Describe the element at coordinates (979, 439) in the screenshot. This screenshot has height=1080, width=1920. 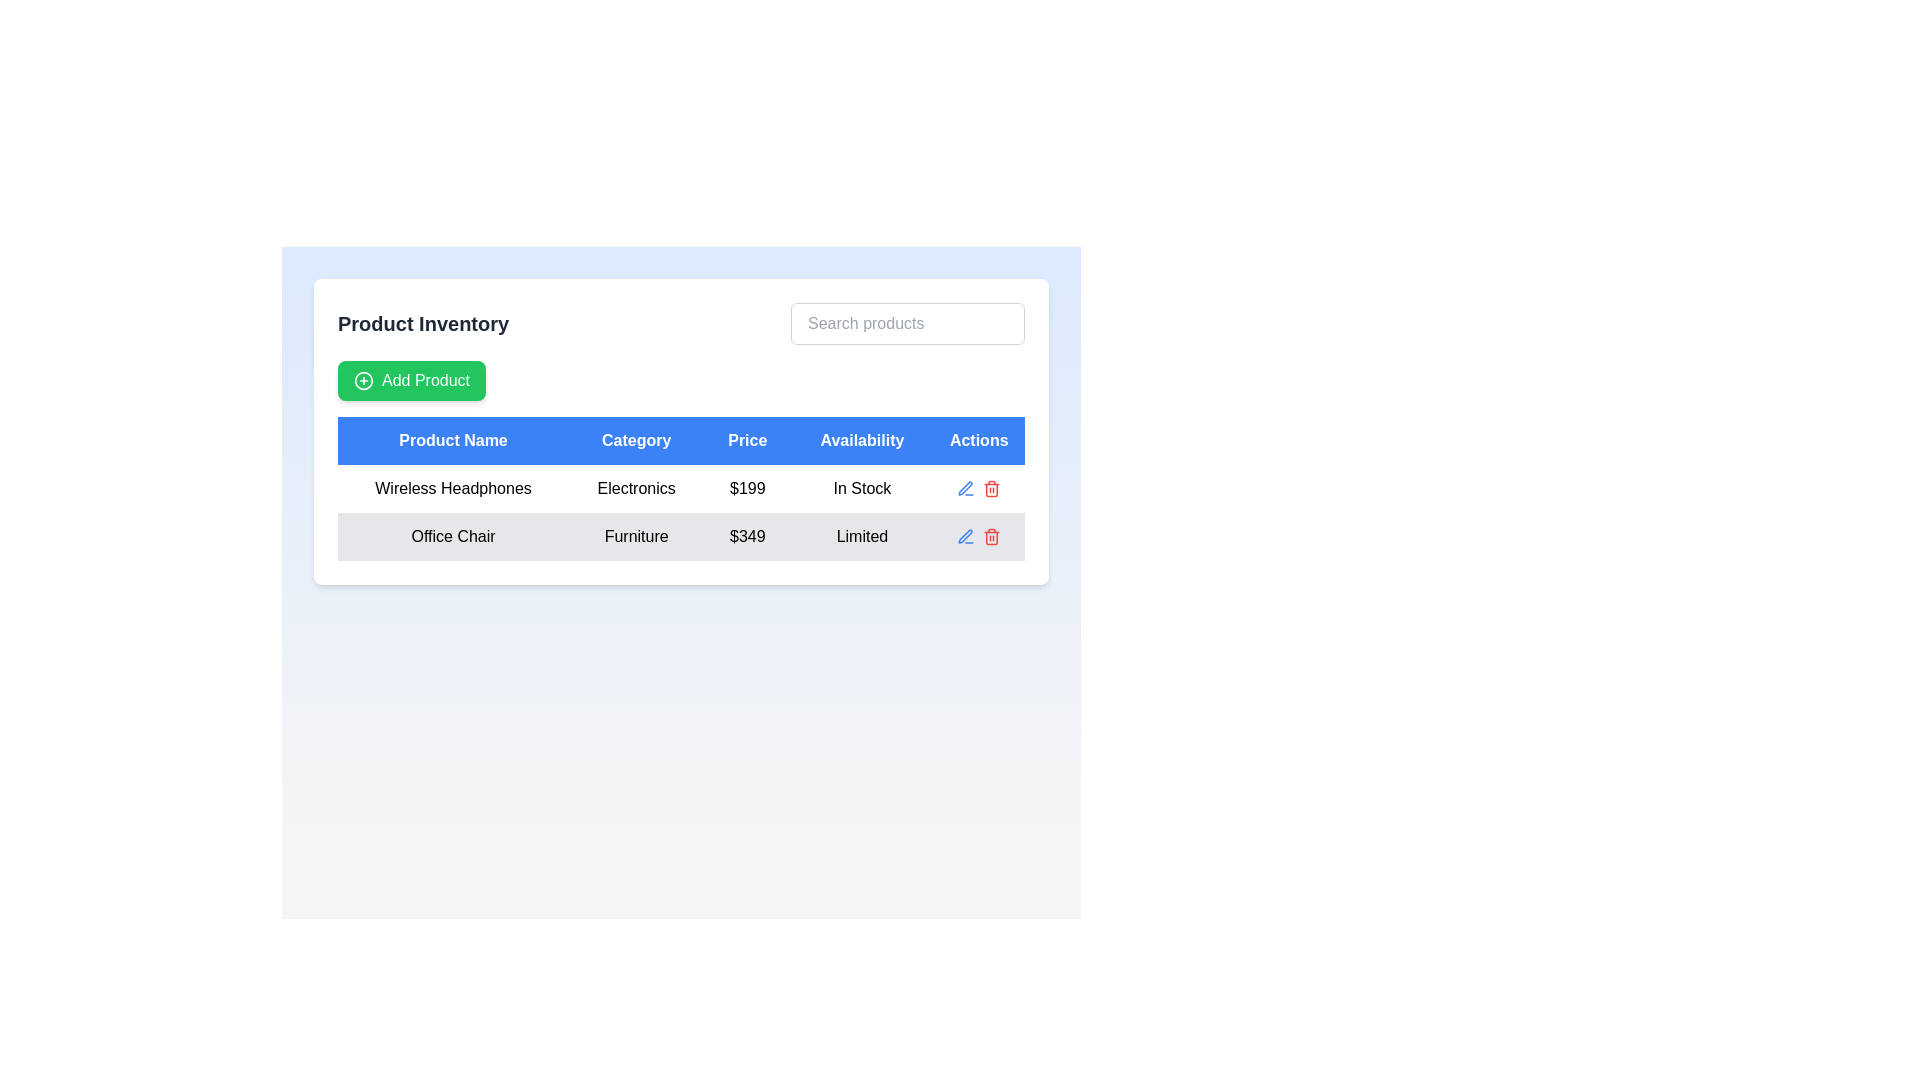
I see `the fifth column header labeled for actions available for each product item in the table` at that location.